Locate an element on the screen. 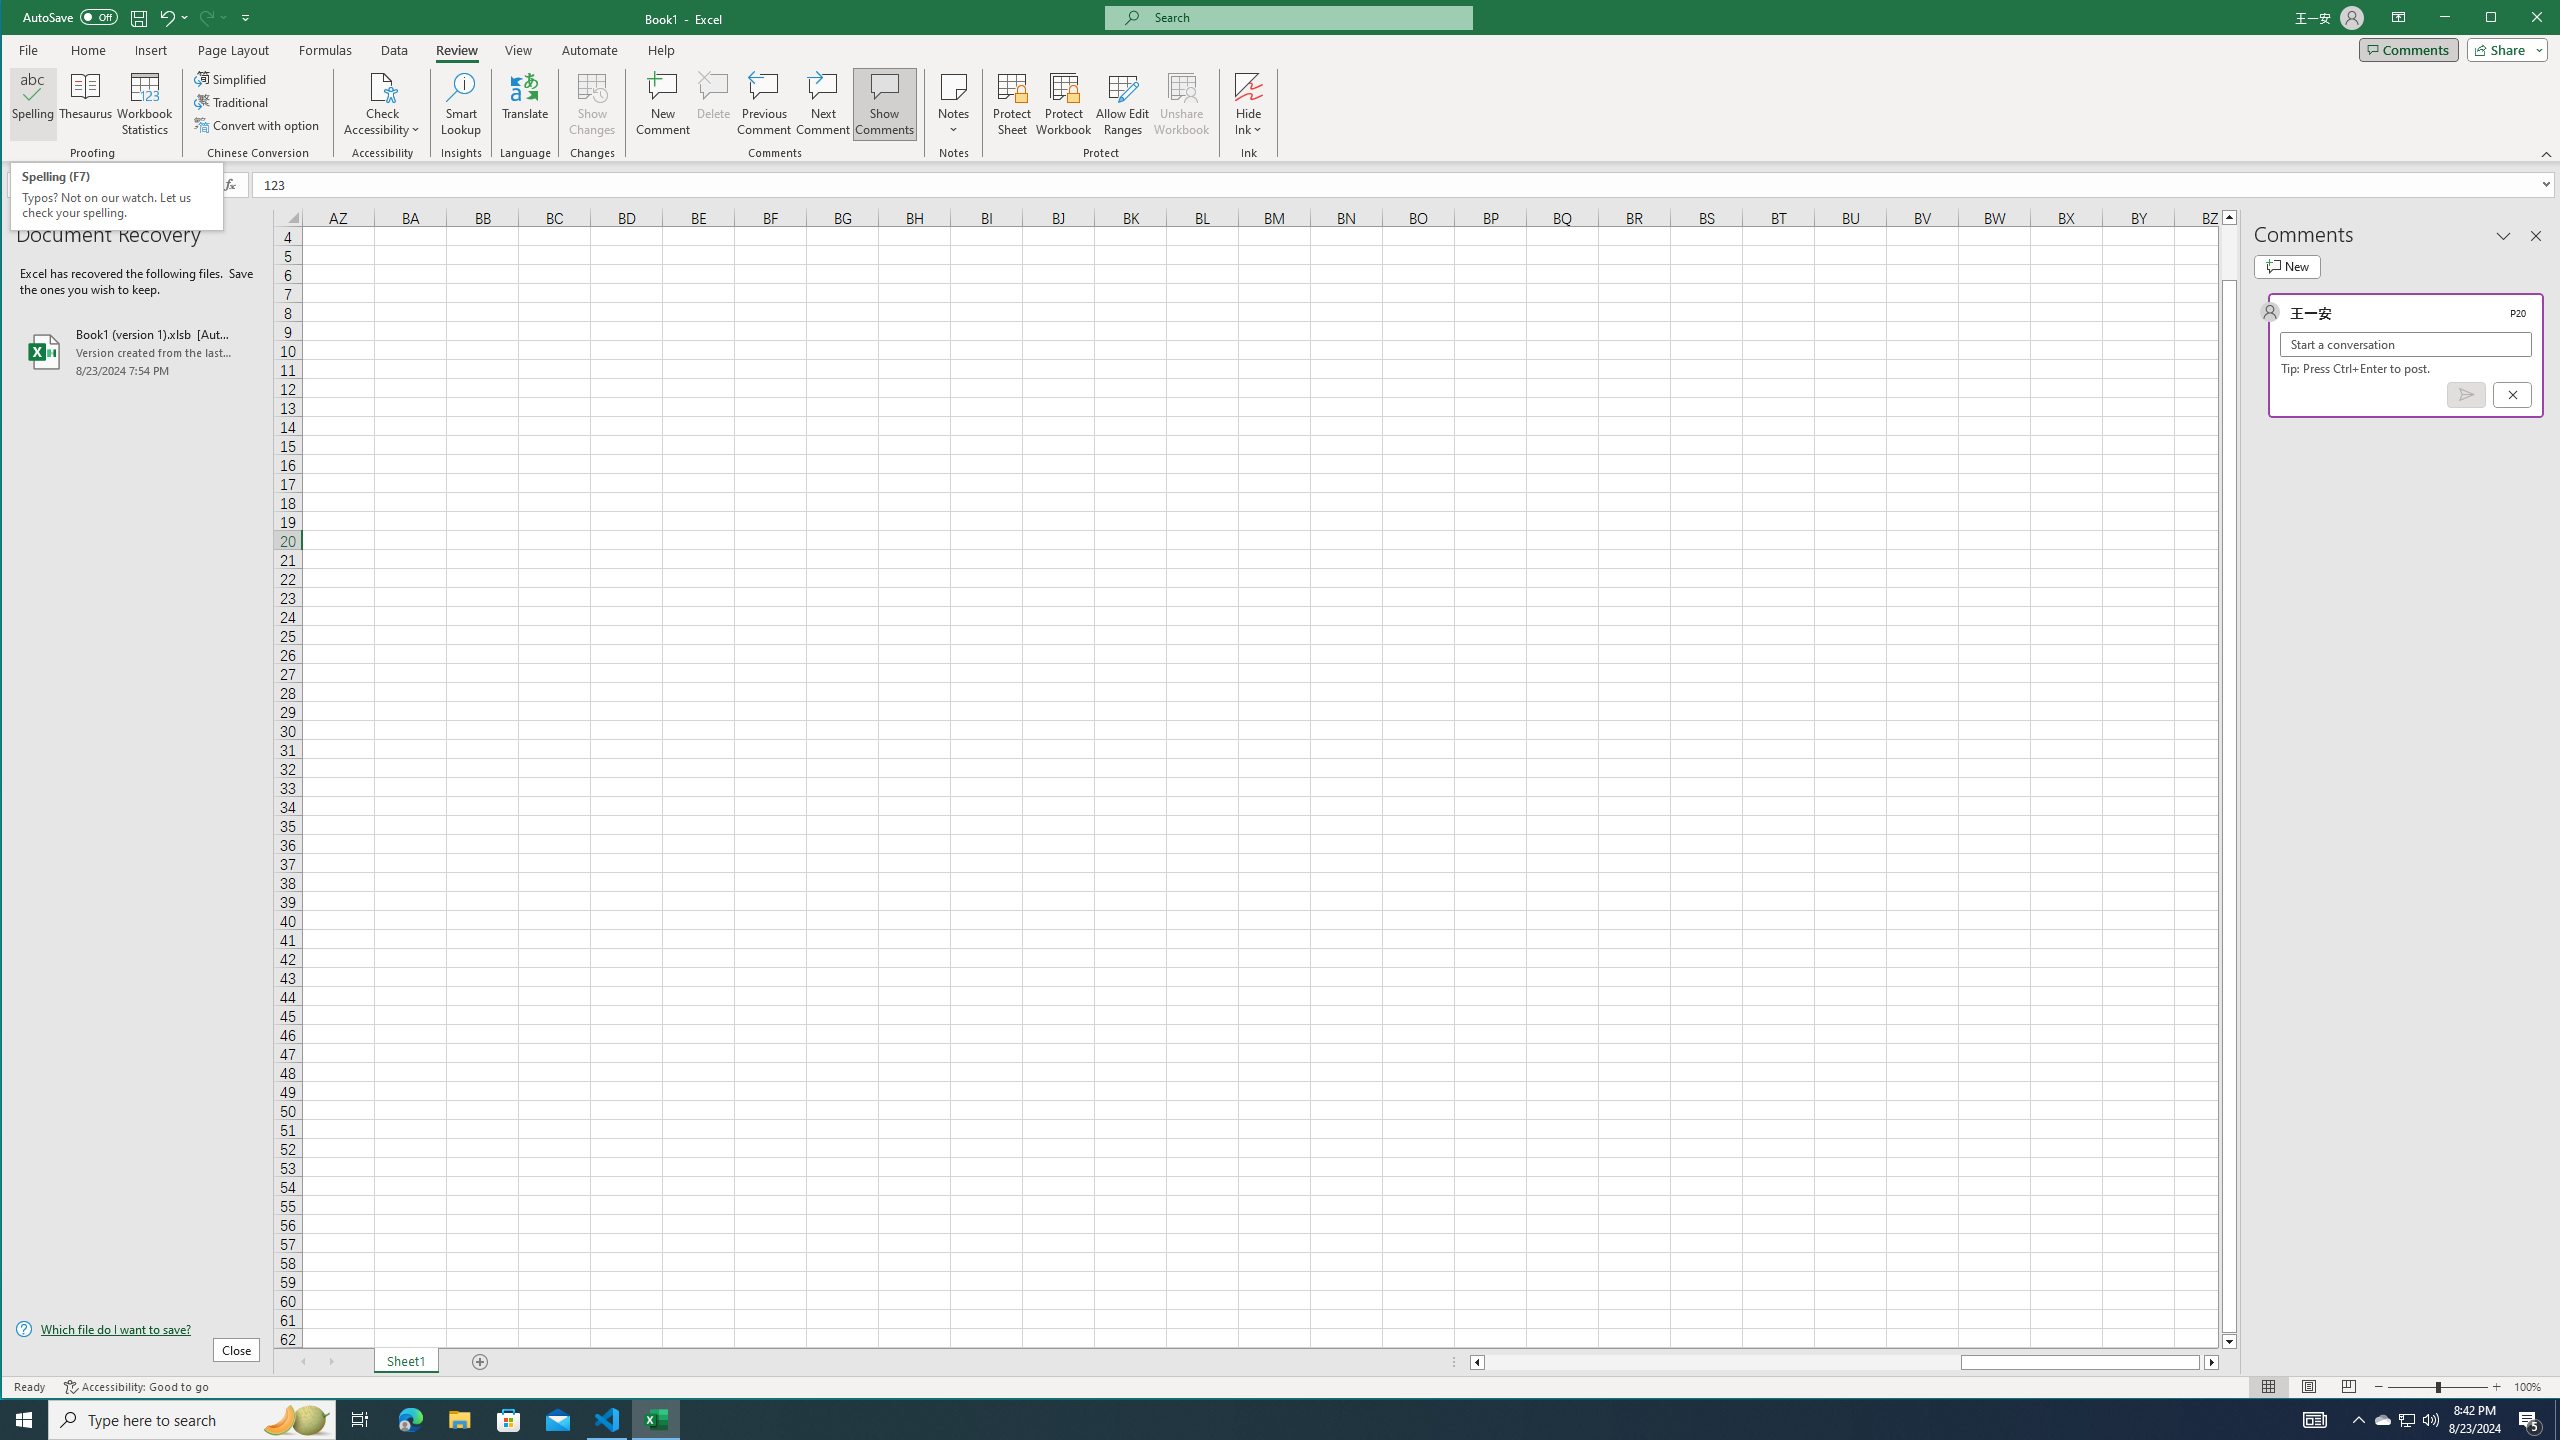 This screenshot has width=2560, height=1440. 'Excel - 1 running window' is located at coordinates (656, 1418).